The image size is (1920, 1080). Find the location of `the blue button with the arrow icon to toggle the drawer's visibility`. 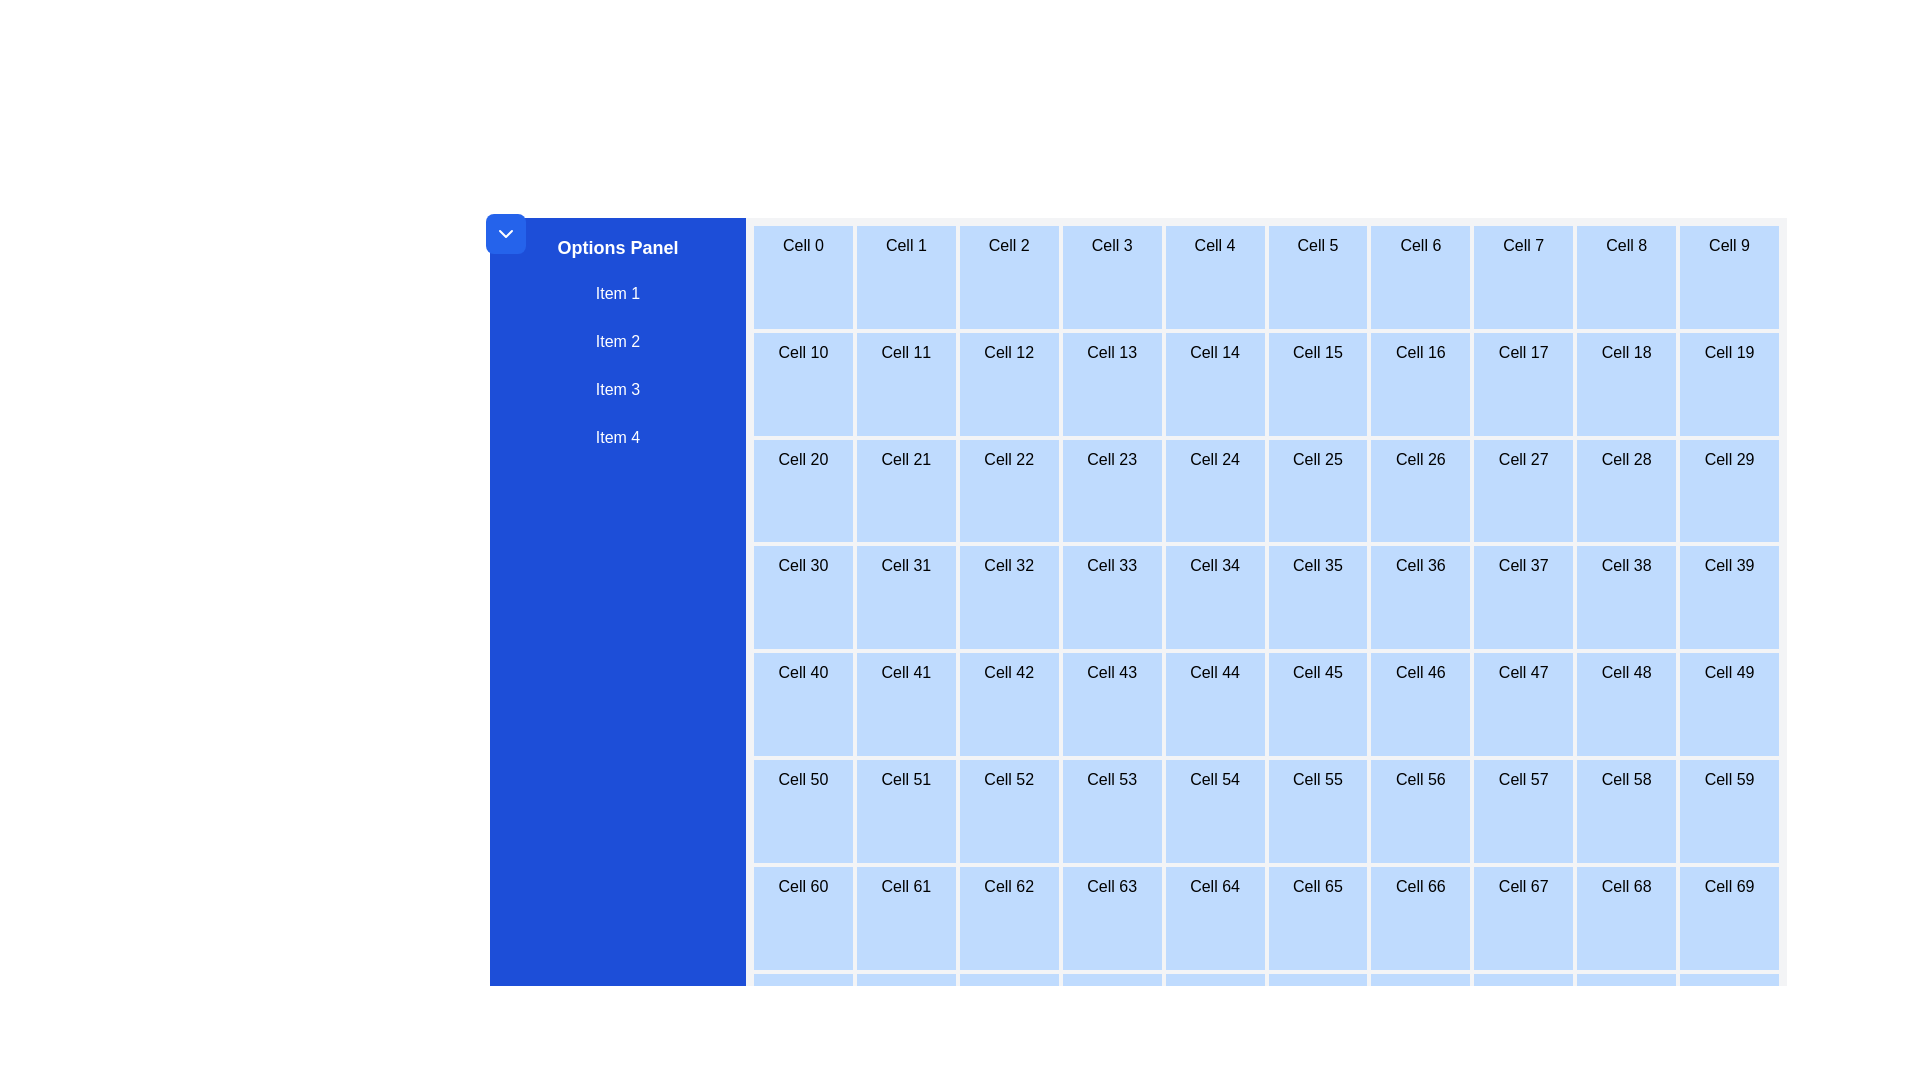

the blue button with the arrow icon to toggle the drawer's visibility is located at coordinates (505, 233).